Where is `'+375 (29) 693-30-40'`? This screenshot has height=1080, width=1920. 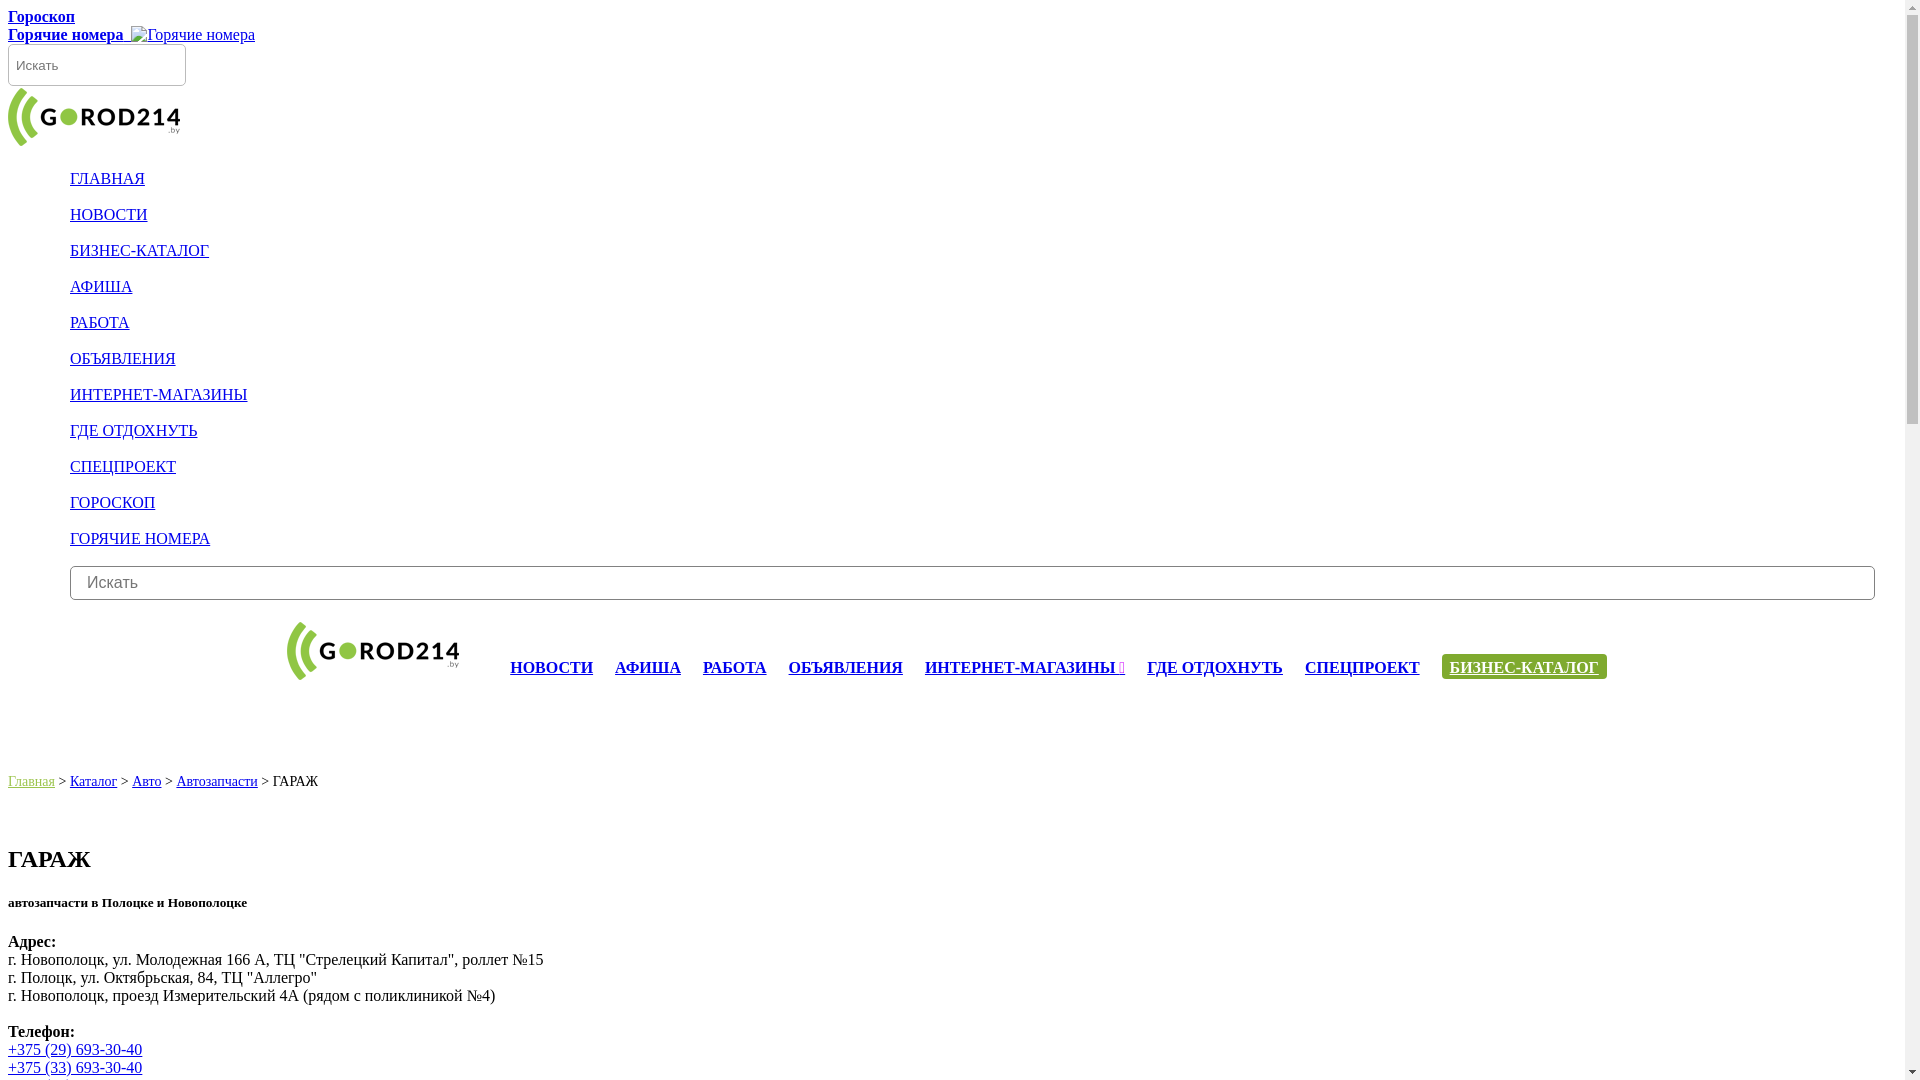 '+375 (29) 693-30-40' is located at coordinates (75, 1048).